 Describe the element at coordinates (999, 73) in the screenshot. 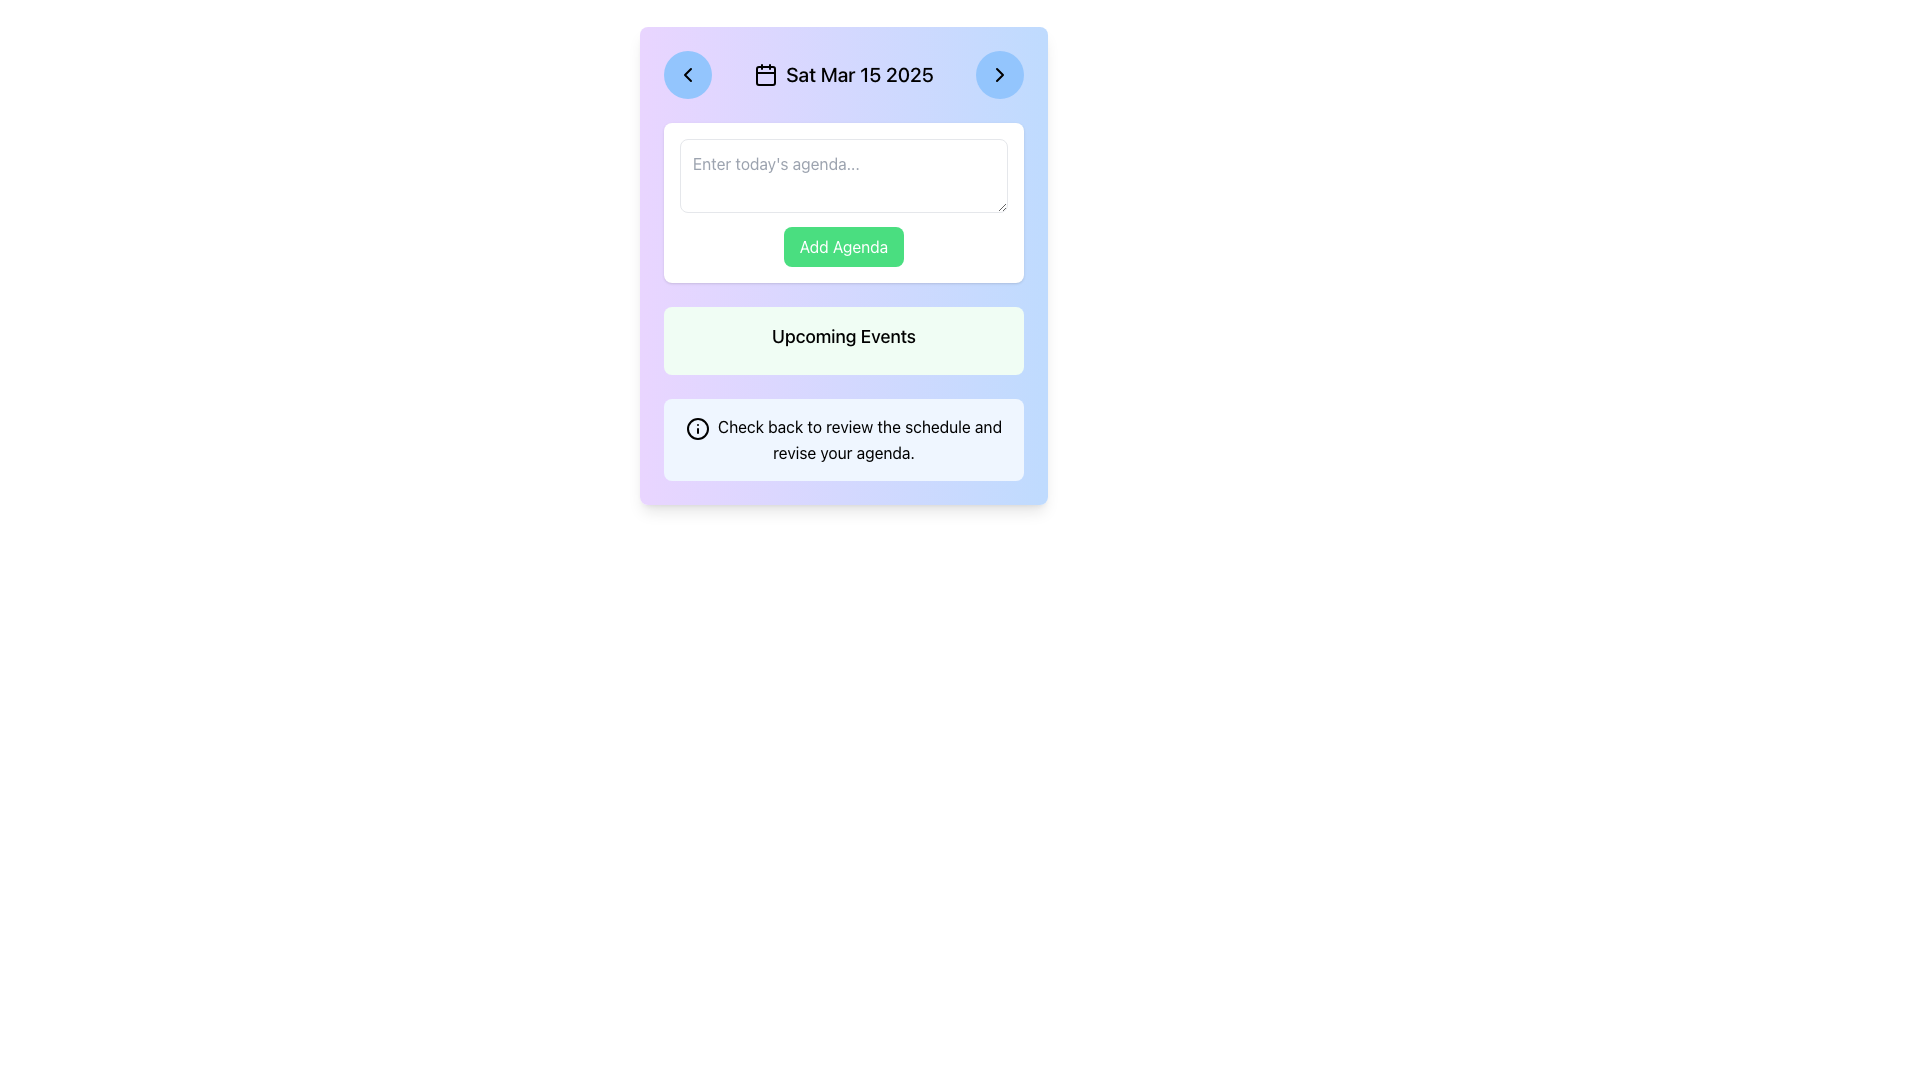

I see `the circular button located at the top-right corner of the card layout` at that location.